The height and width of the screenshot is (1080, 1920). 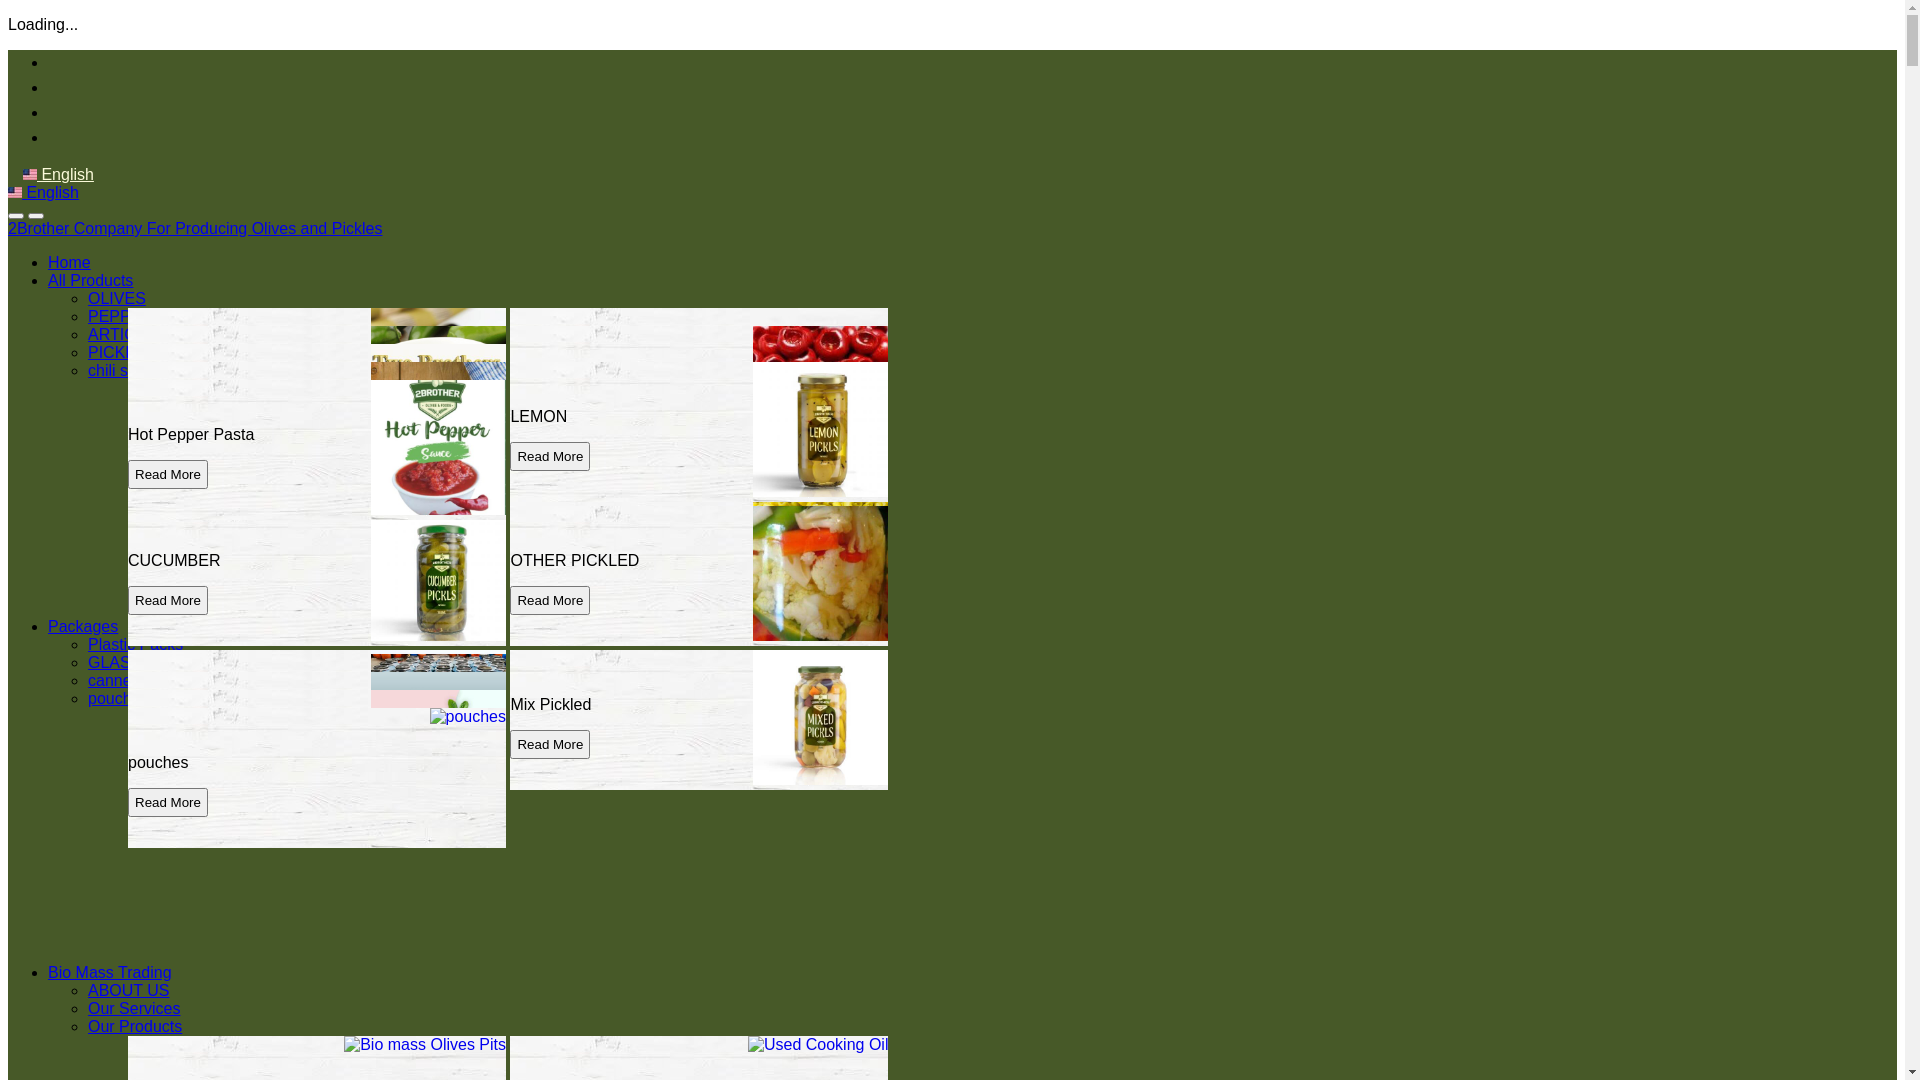 I want to click on 'Read More', so click(x=168, y=599).